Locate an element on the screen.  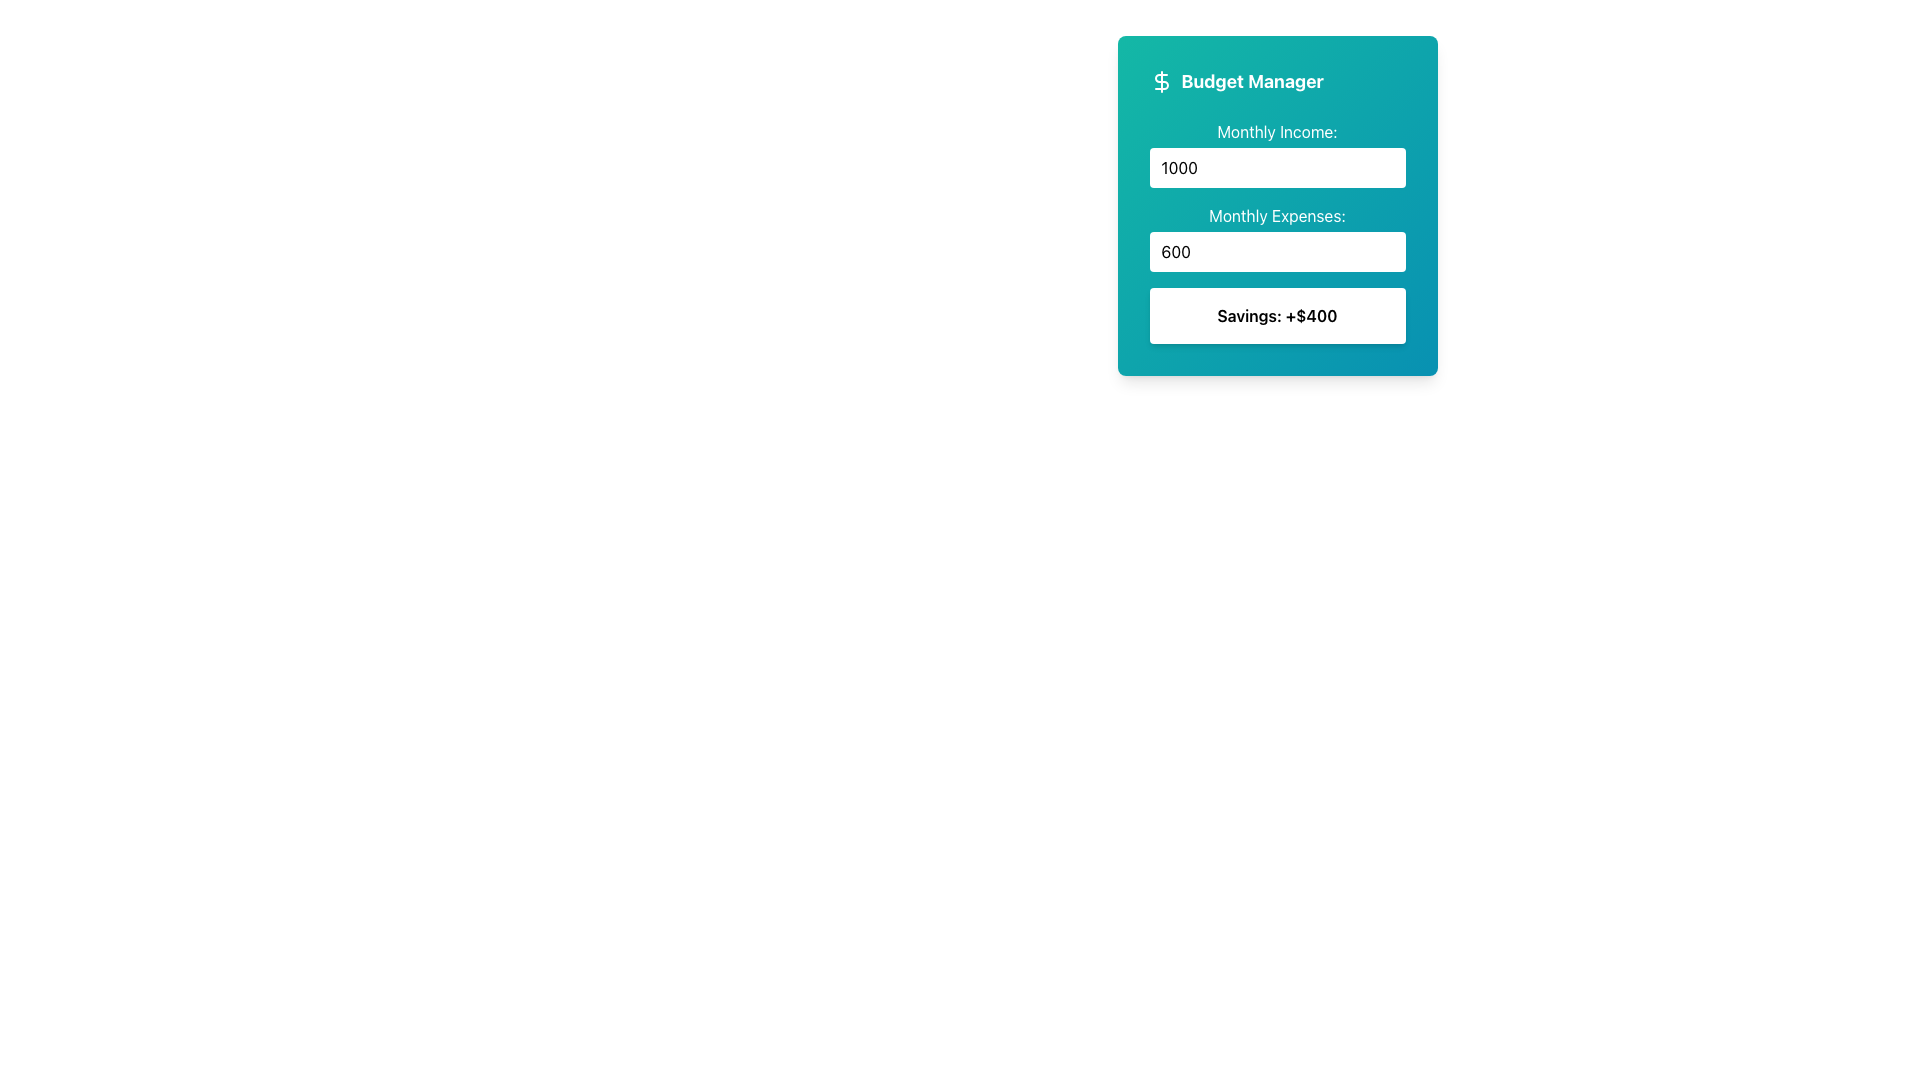
the number input field for 'Monthly Expenses' to focus on it is located at coordinates (1276, 250).